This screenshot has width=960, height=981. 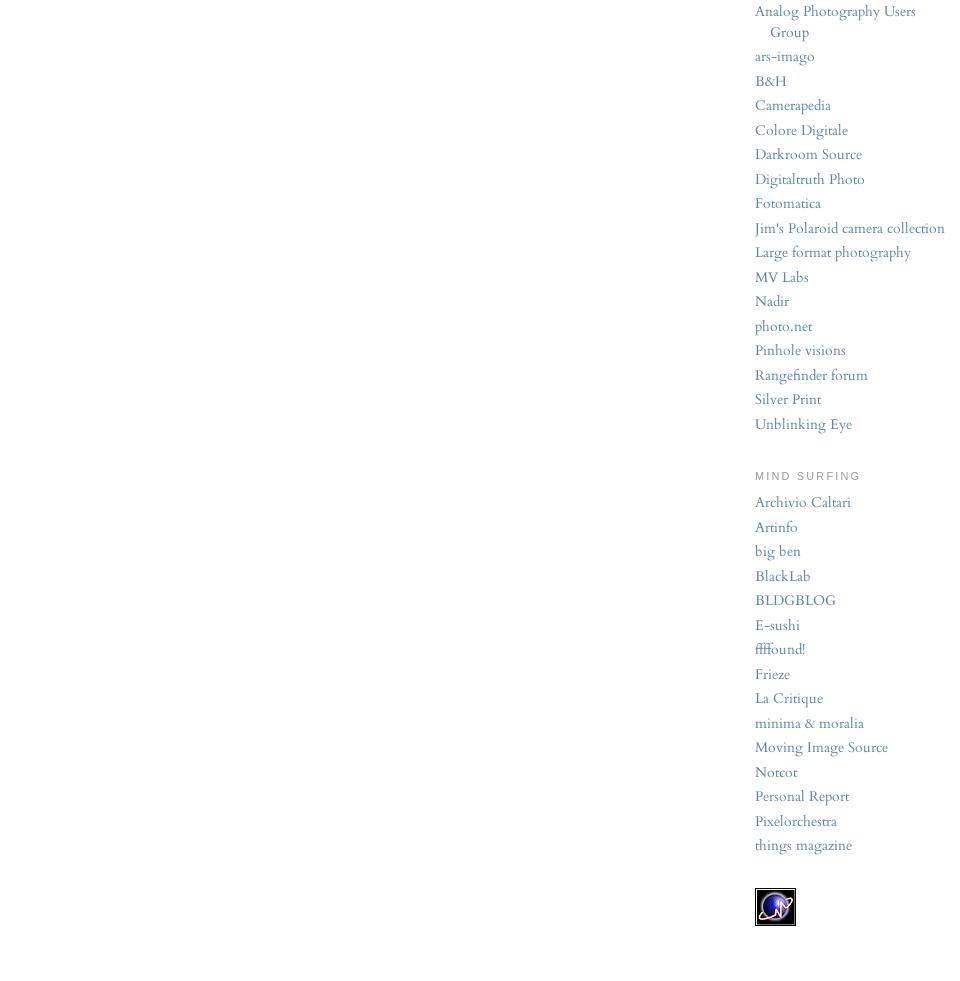 I want to click on 'BLDGBLOG', so click(x=754, y=600).